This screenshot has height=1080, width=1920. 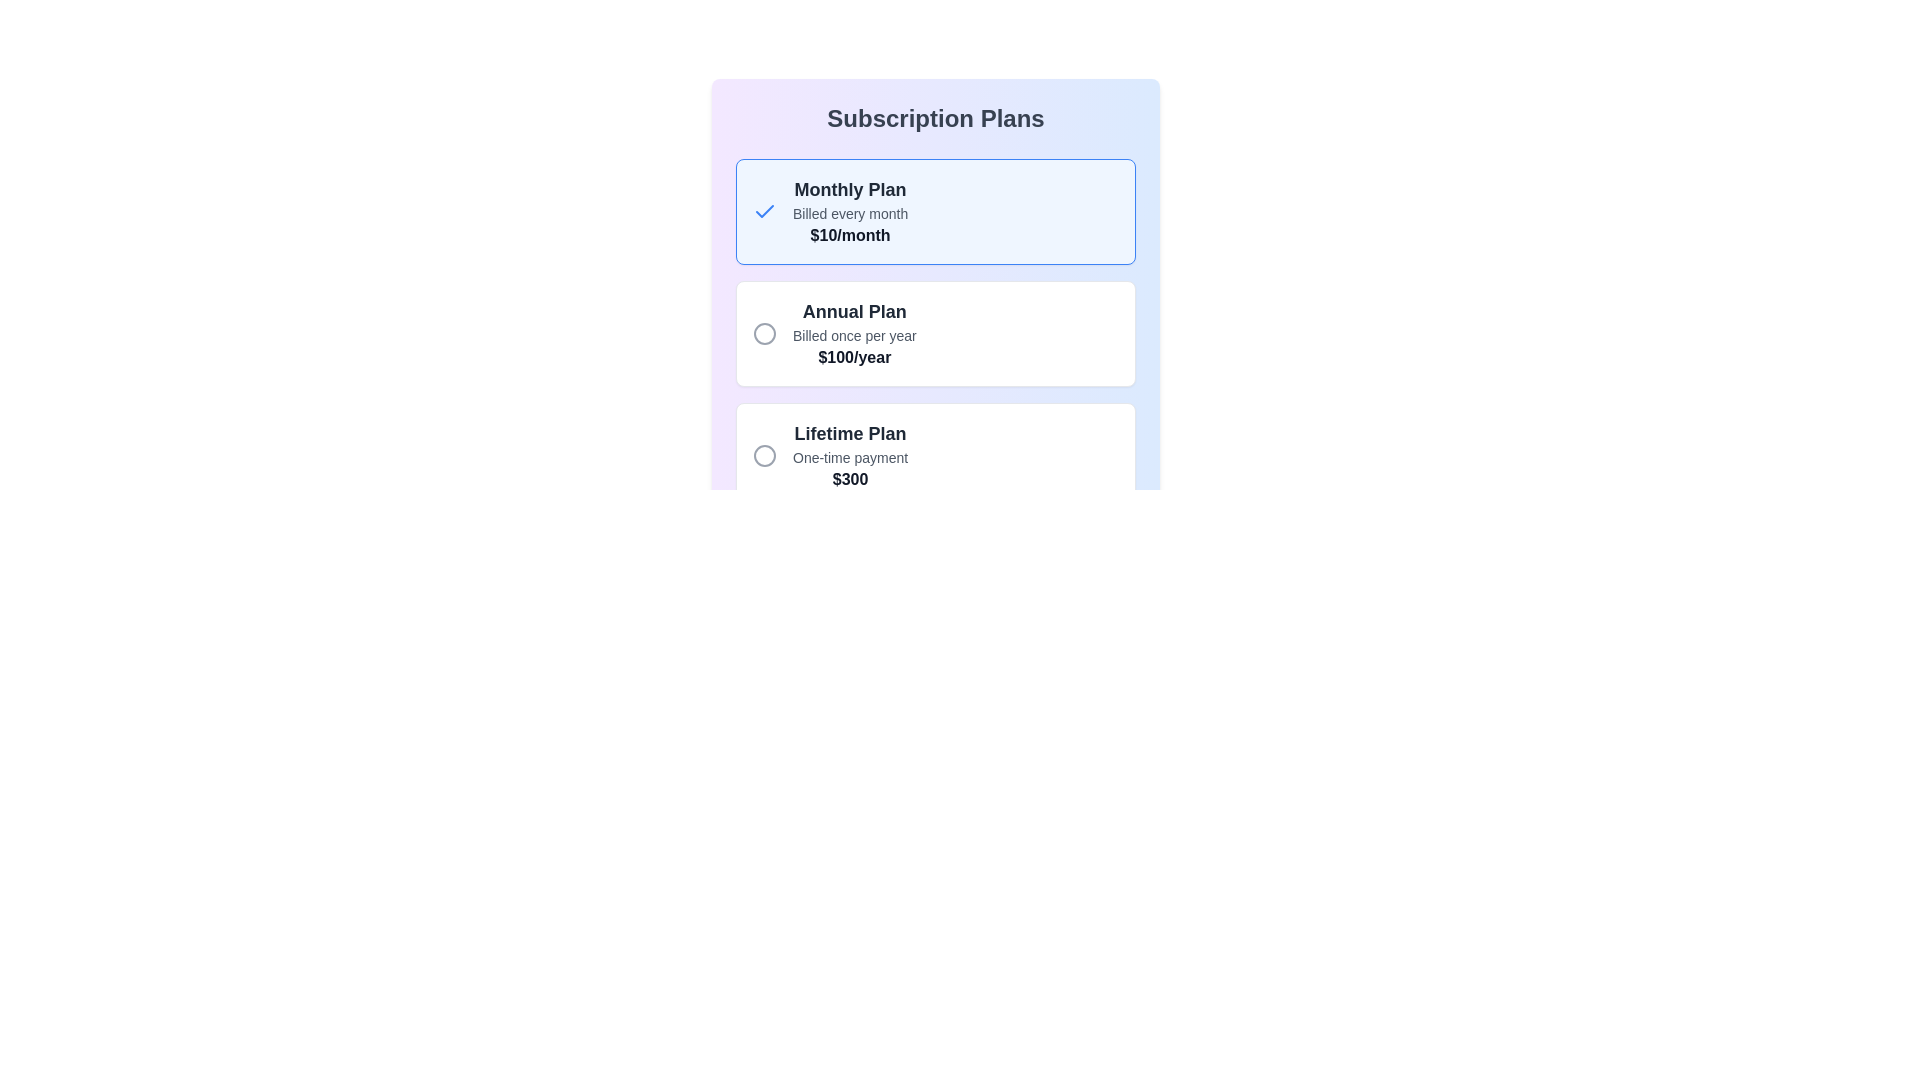 What do you see at coordinates (935, 333) in the screenshot?
I see `the selectable radio button within the 'Annual Plan' subscription option` at bounding box center [935, 333].